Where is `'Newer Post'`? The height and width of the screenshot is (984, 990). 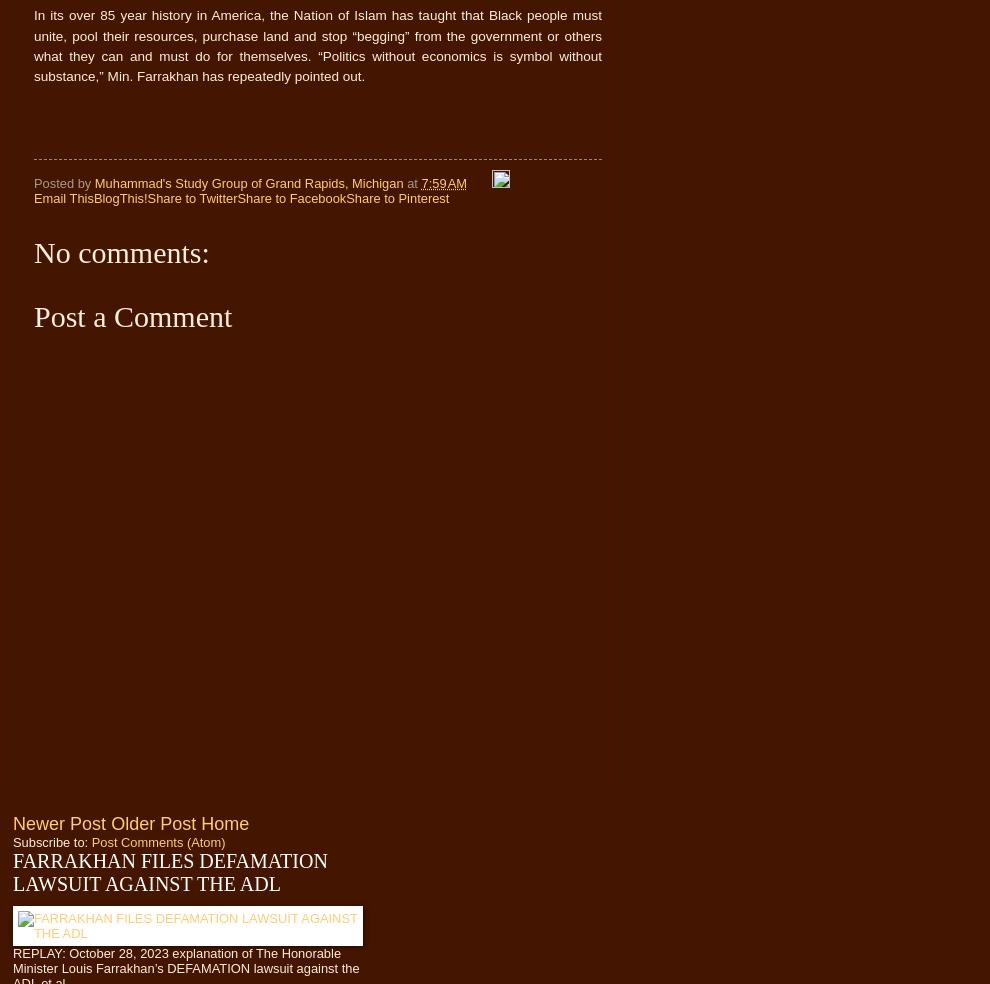
'Newer Post' is located at coordinates (59, 822).